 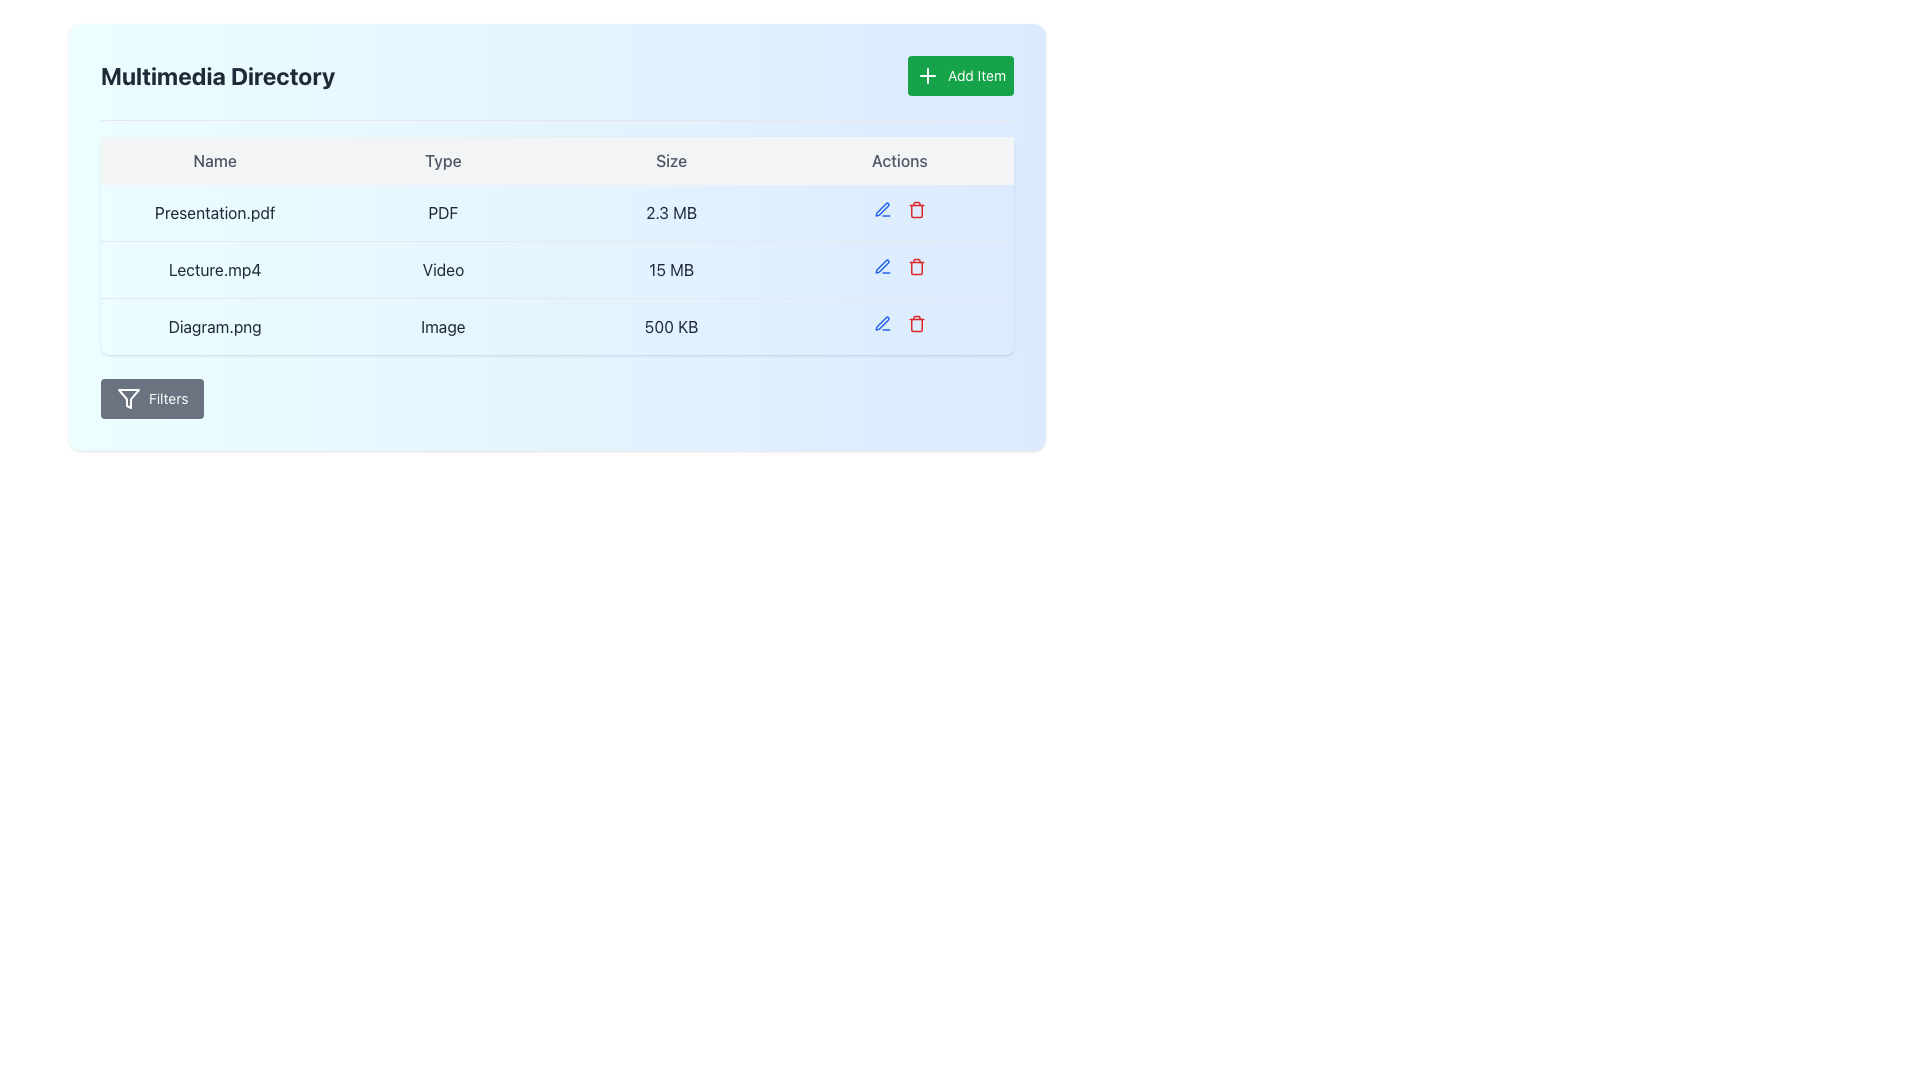 What do you see at coordinates (961, 75) in the screenshot?
I see `the 'Add New Multimedia Item' button located at the top right corner of the 'Multimedia Directory' section` at bounding box center [961, 75].